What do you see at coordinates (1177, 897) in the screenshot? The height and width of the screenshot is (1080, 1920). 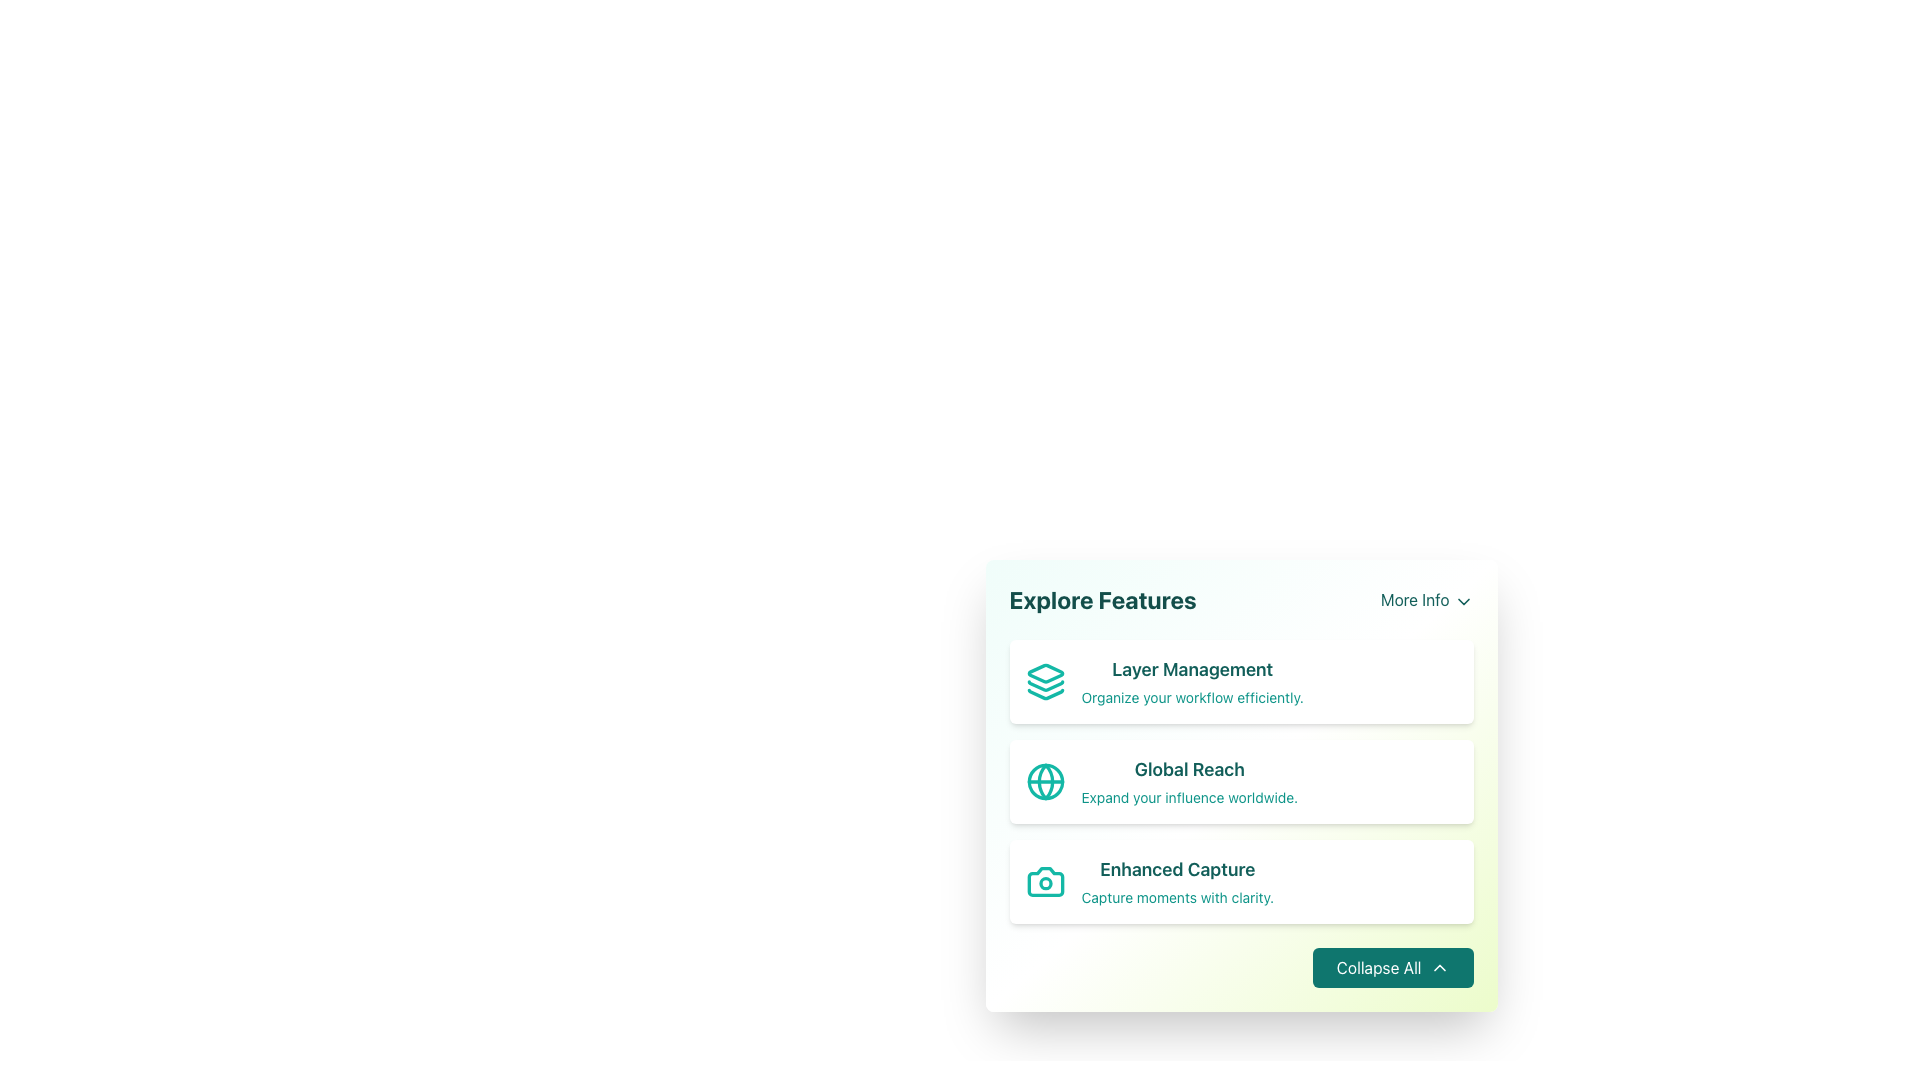 I see `the text label displaying 'Capture moments with clarity.' which is positioned below the 'Enhanced Capture' heading in the card-like structure` at bounding box center [1177, 897].